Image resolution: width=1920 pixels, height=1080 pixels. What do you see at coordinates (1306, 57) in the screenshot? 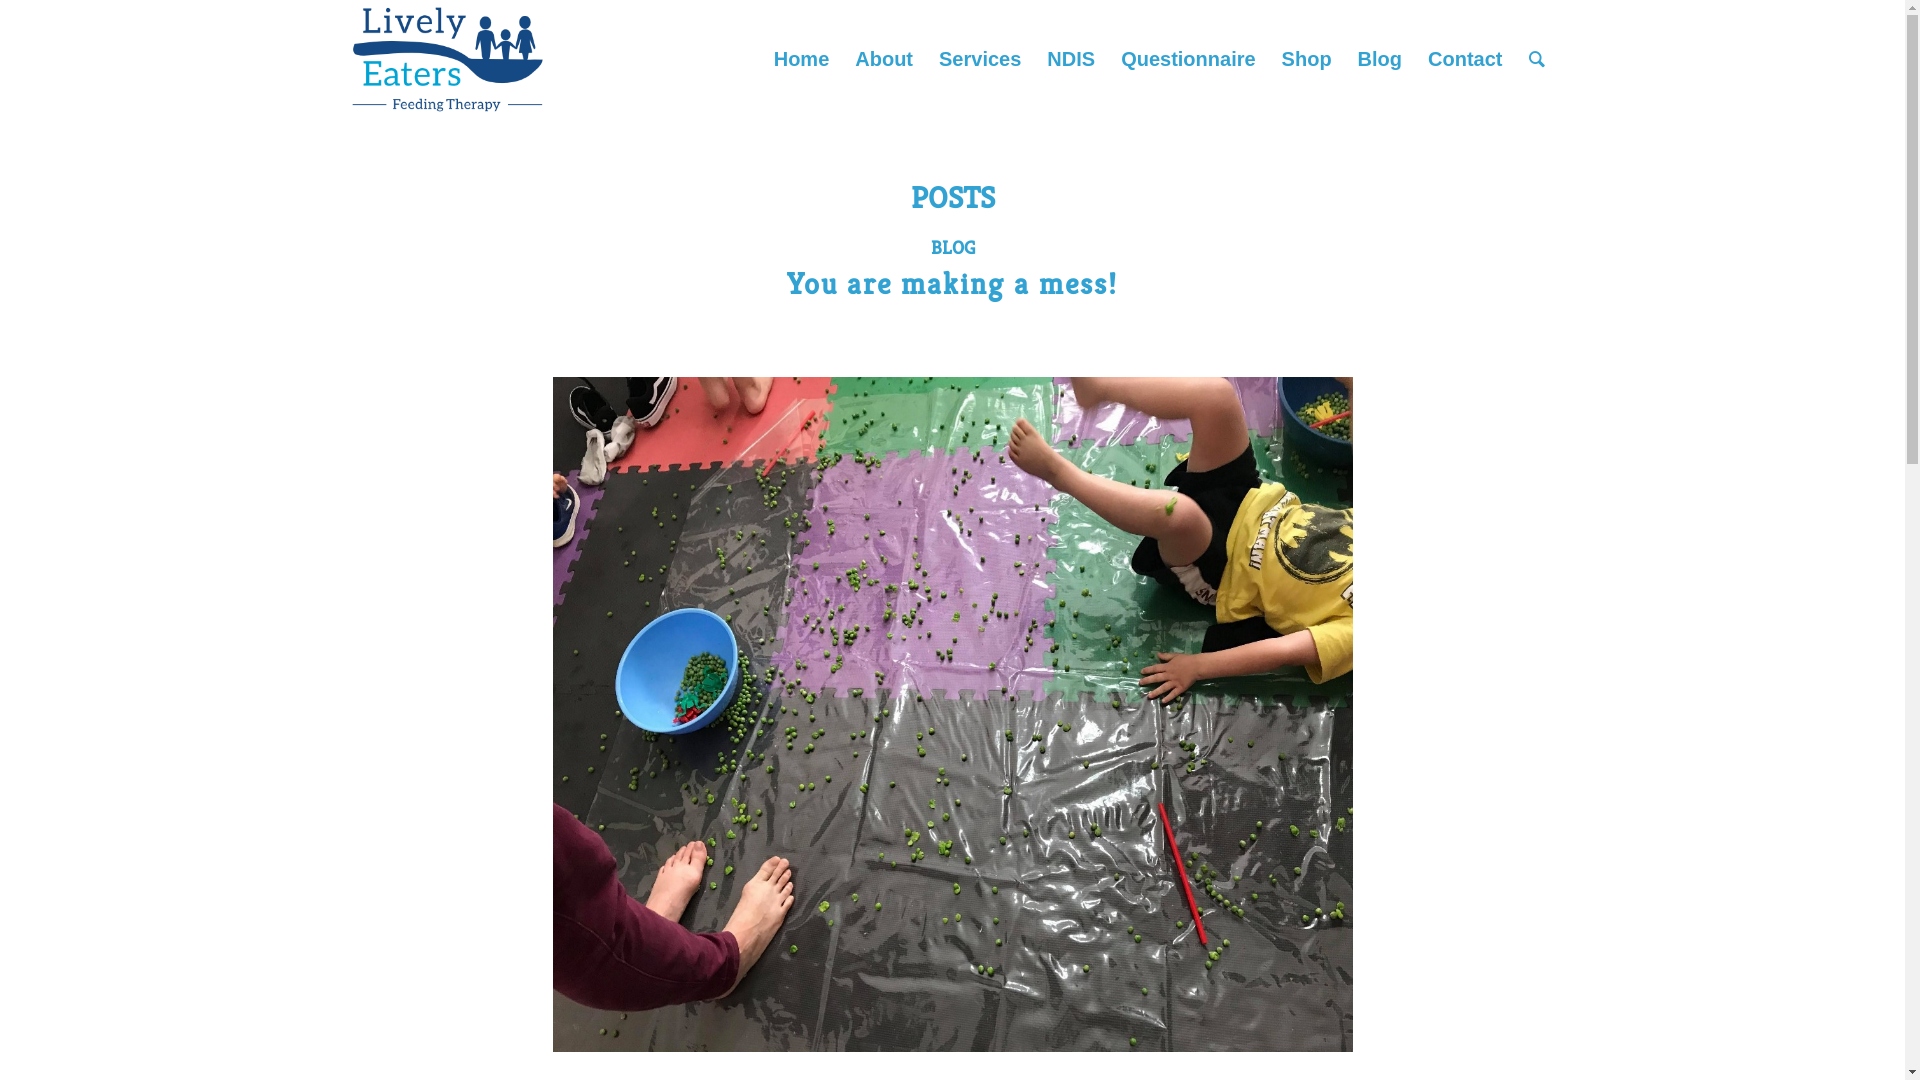
I see `'Shop'` at bounding box center [1306, 57].